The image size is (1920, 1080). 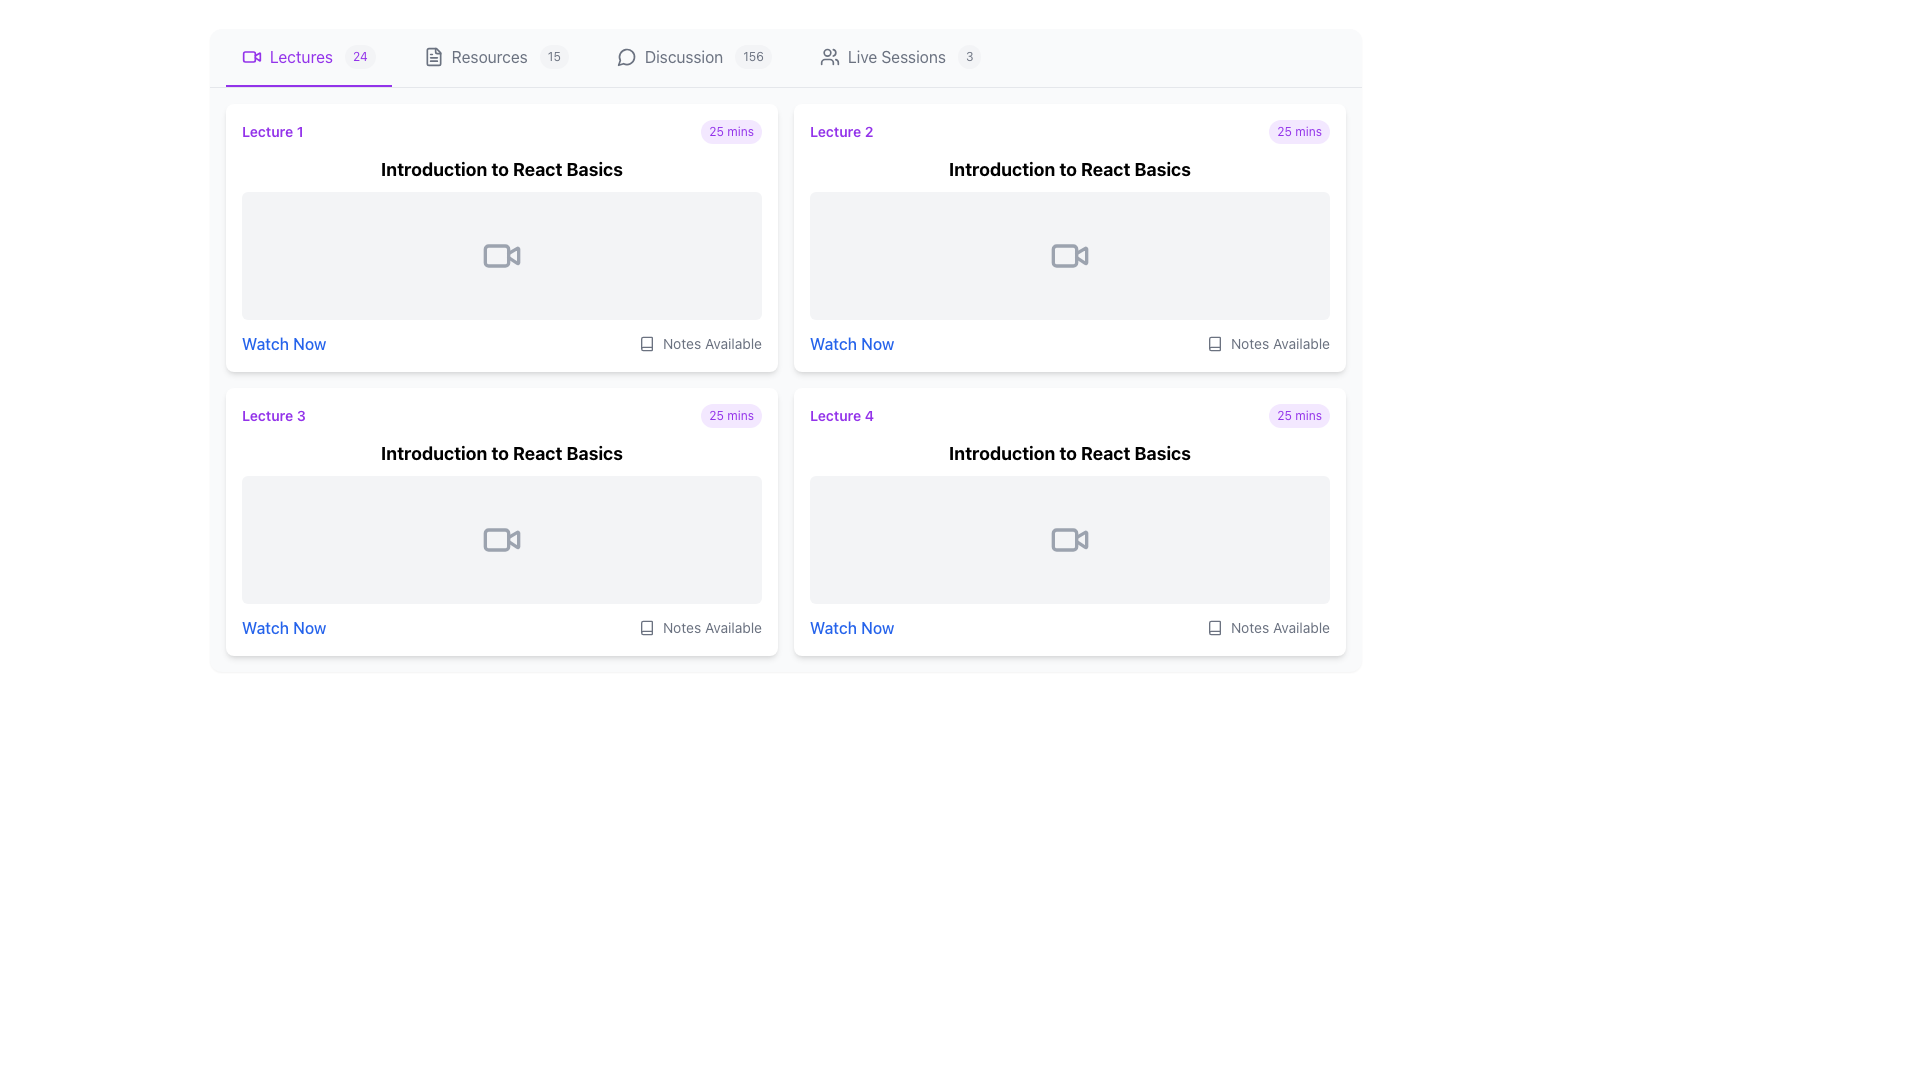 What do you see at coordinates (1213, 627) in the screenshot?
I see `the decorative SVG icon representing resources or notes associated with the lecture located in the header of the lecture card in the second column of the second row` at bounding box center [1213, 627].